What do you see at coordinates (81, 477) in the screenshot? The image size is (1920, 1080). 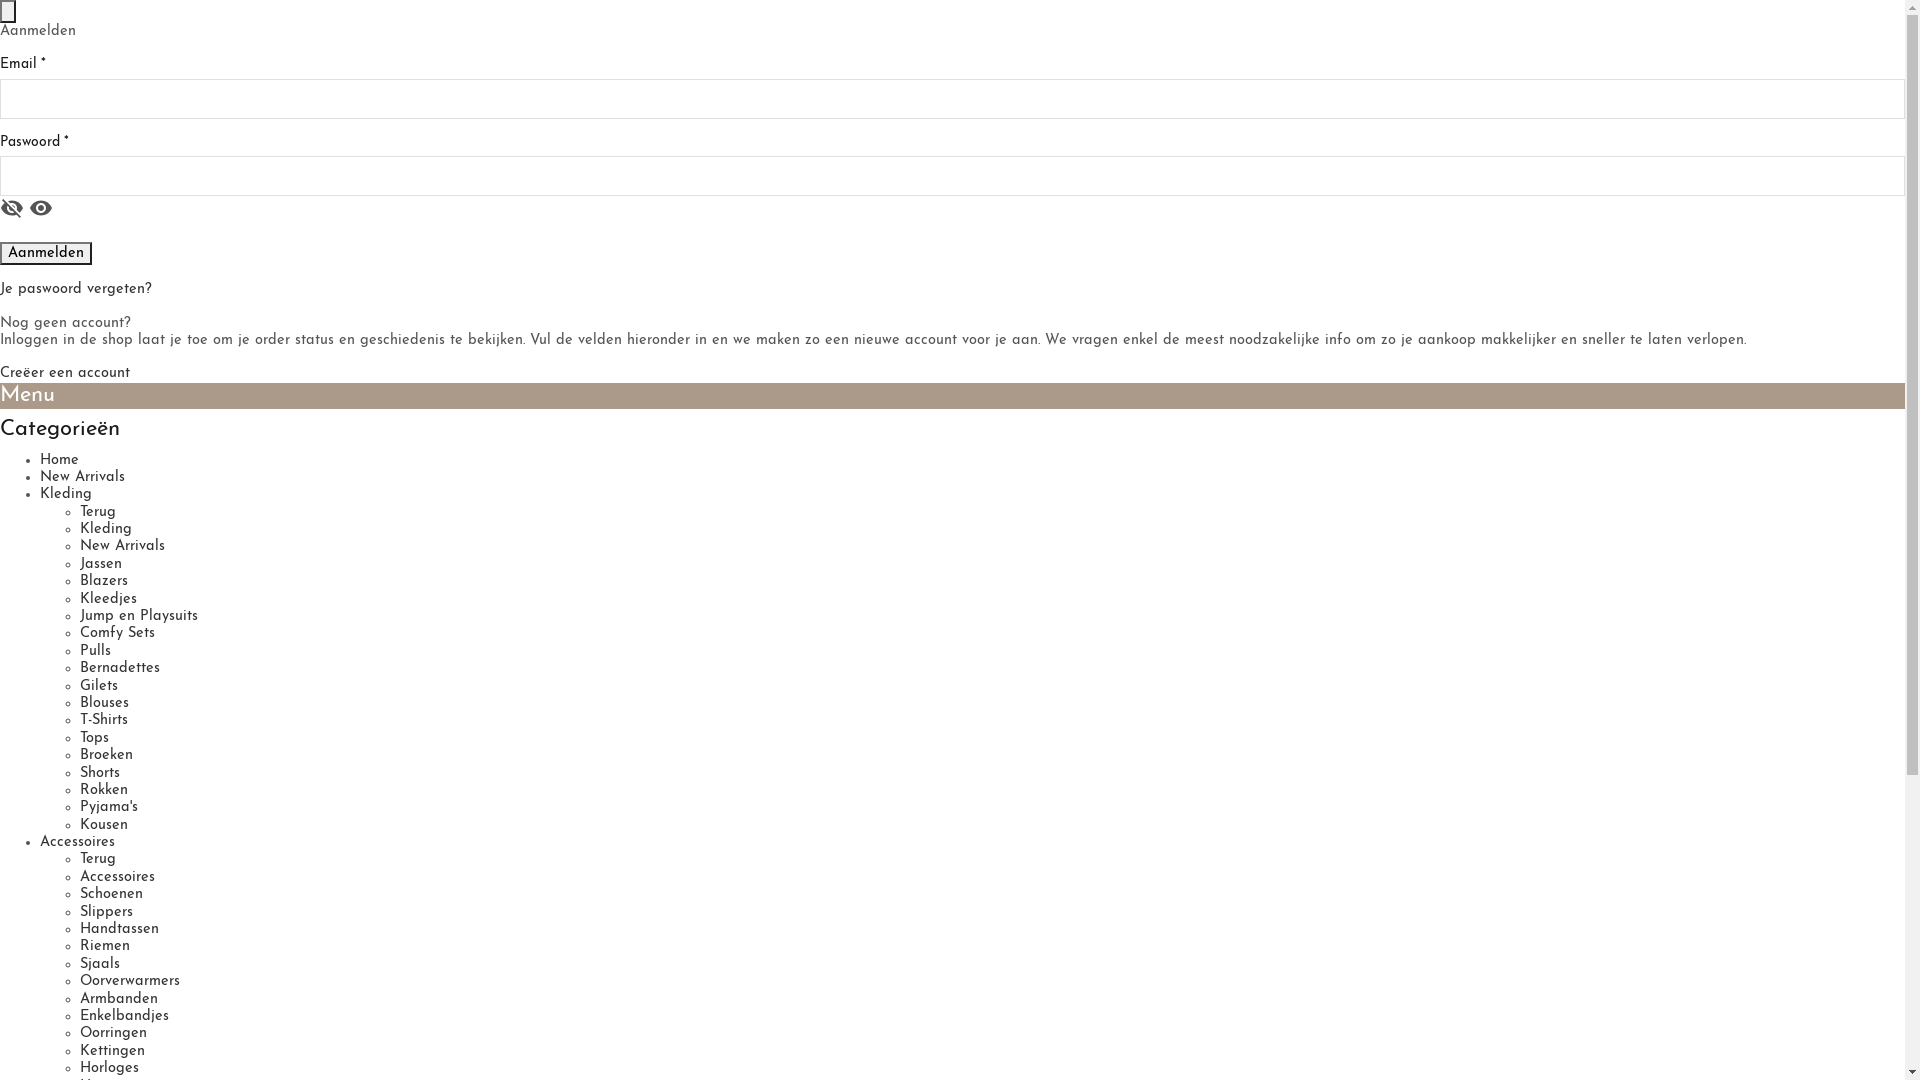 I see `'New Arrivals'` at bounding box center [81, 477].